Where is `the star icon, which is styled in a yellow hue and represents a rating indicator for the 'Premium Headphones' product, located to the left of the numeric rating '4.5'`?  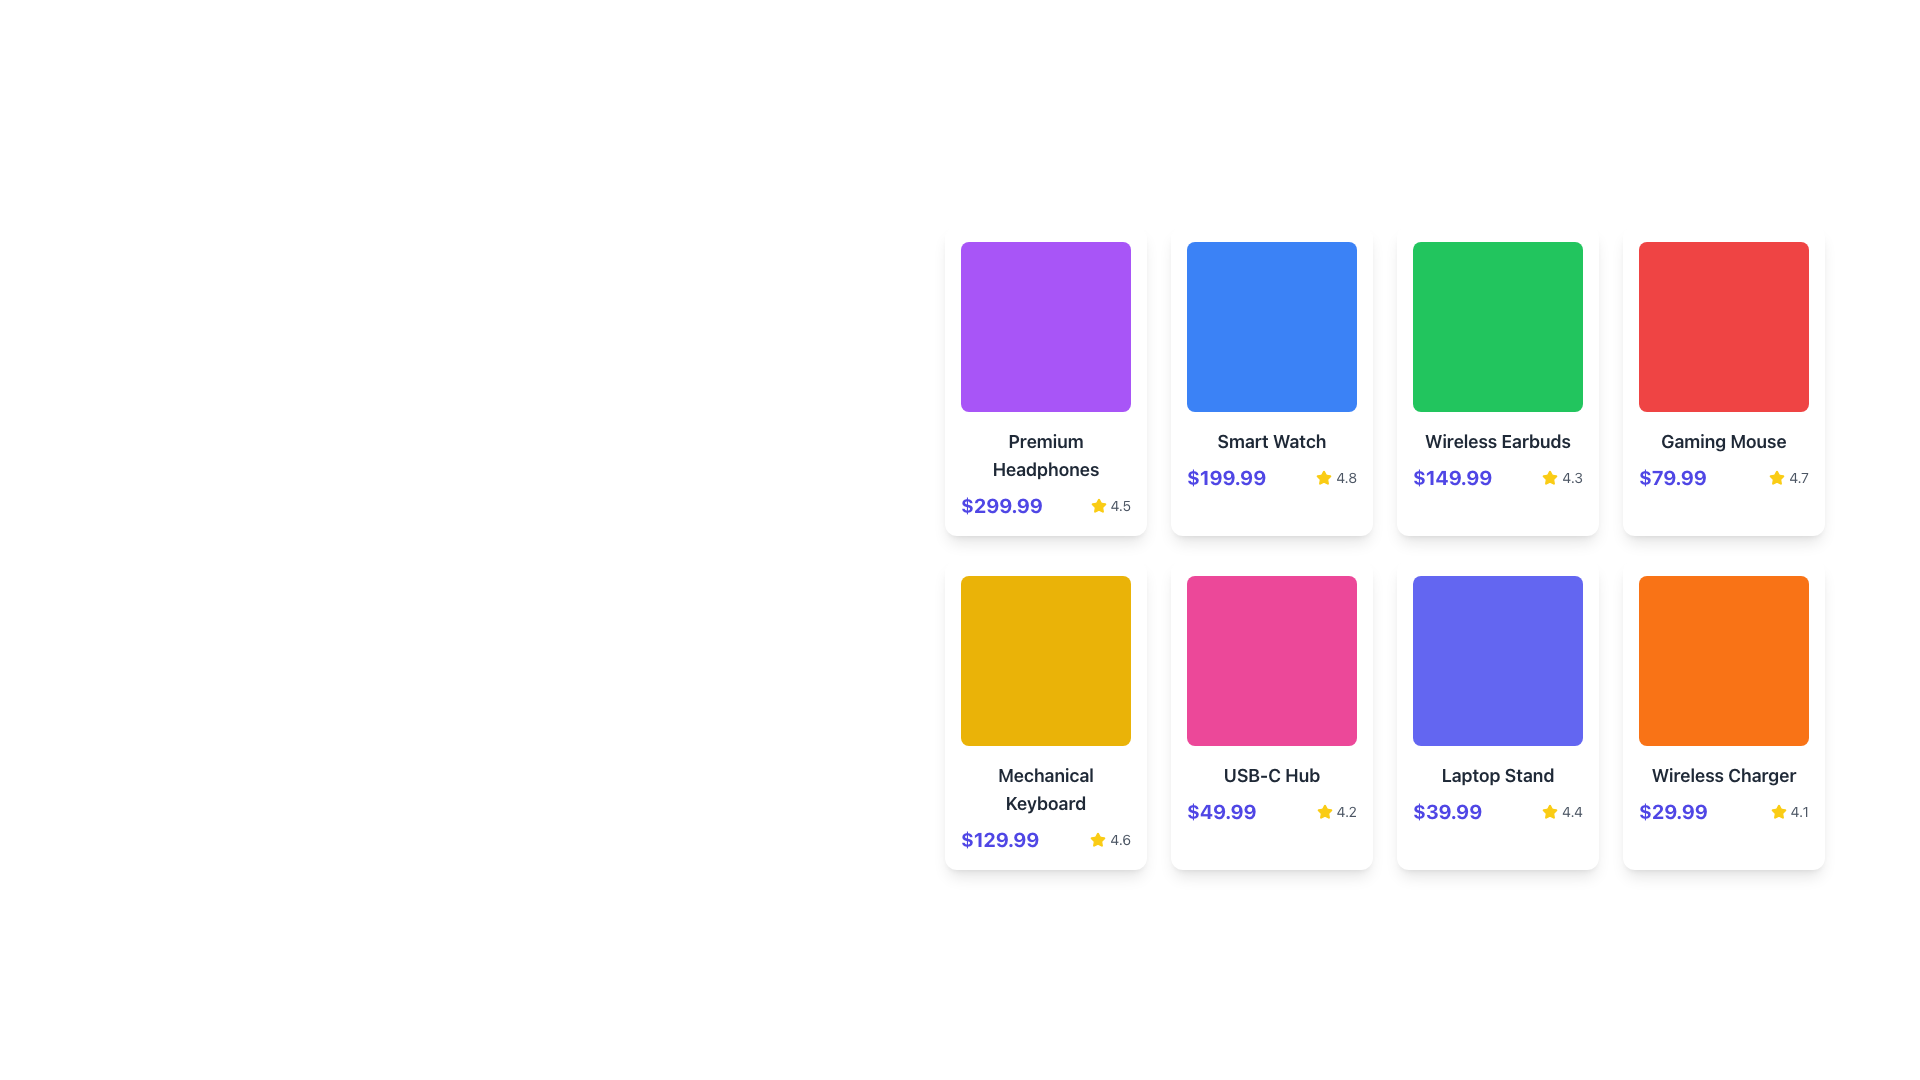
the star icon, which is styled in a yellow hue and represents a rating indicator for the 'Premium Headphones' product, located to the left of the numeric rating '4.5' is located at coordinates (1097, 504).